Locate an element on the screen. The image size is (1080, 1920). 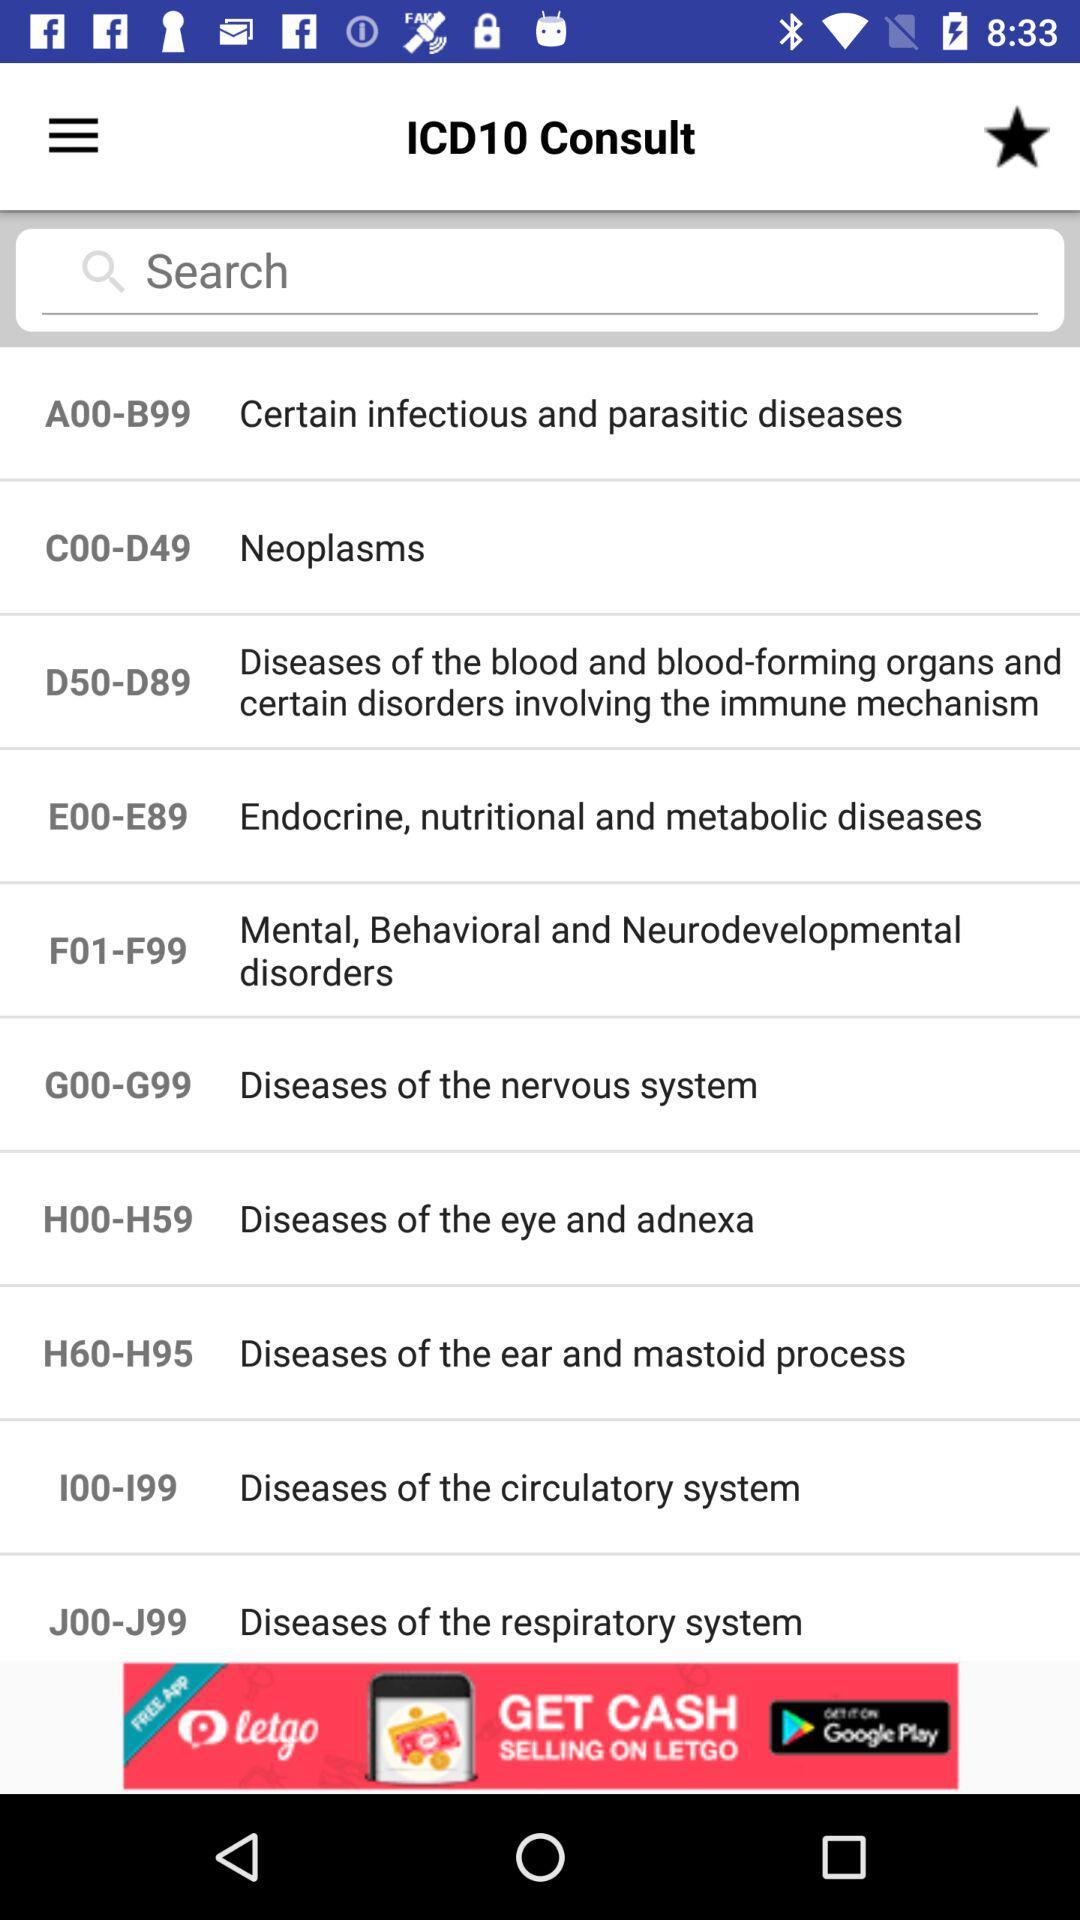
search icd10 codes is located at coordinates (540, 277).